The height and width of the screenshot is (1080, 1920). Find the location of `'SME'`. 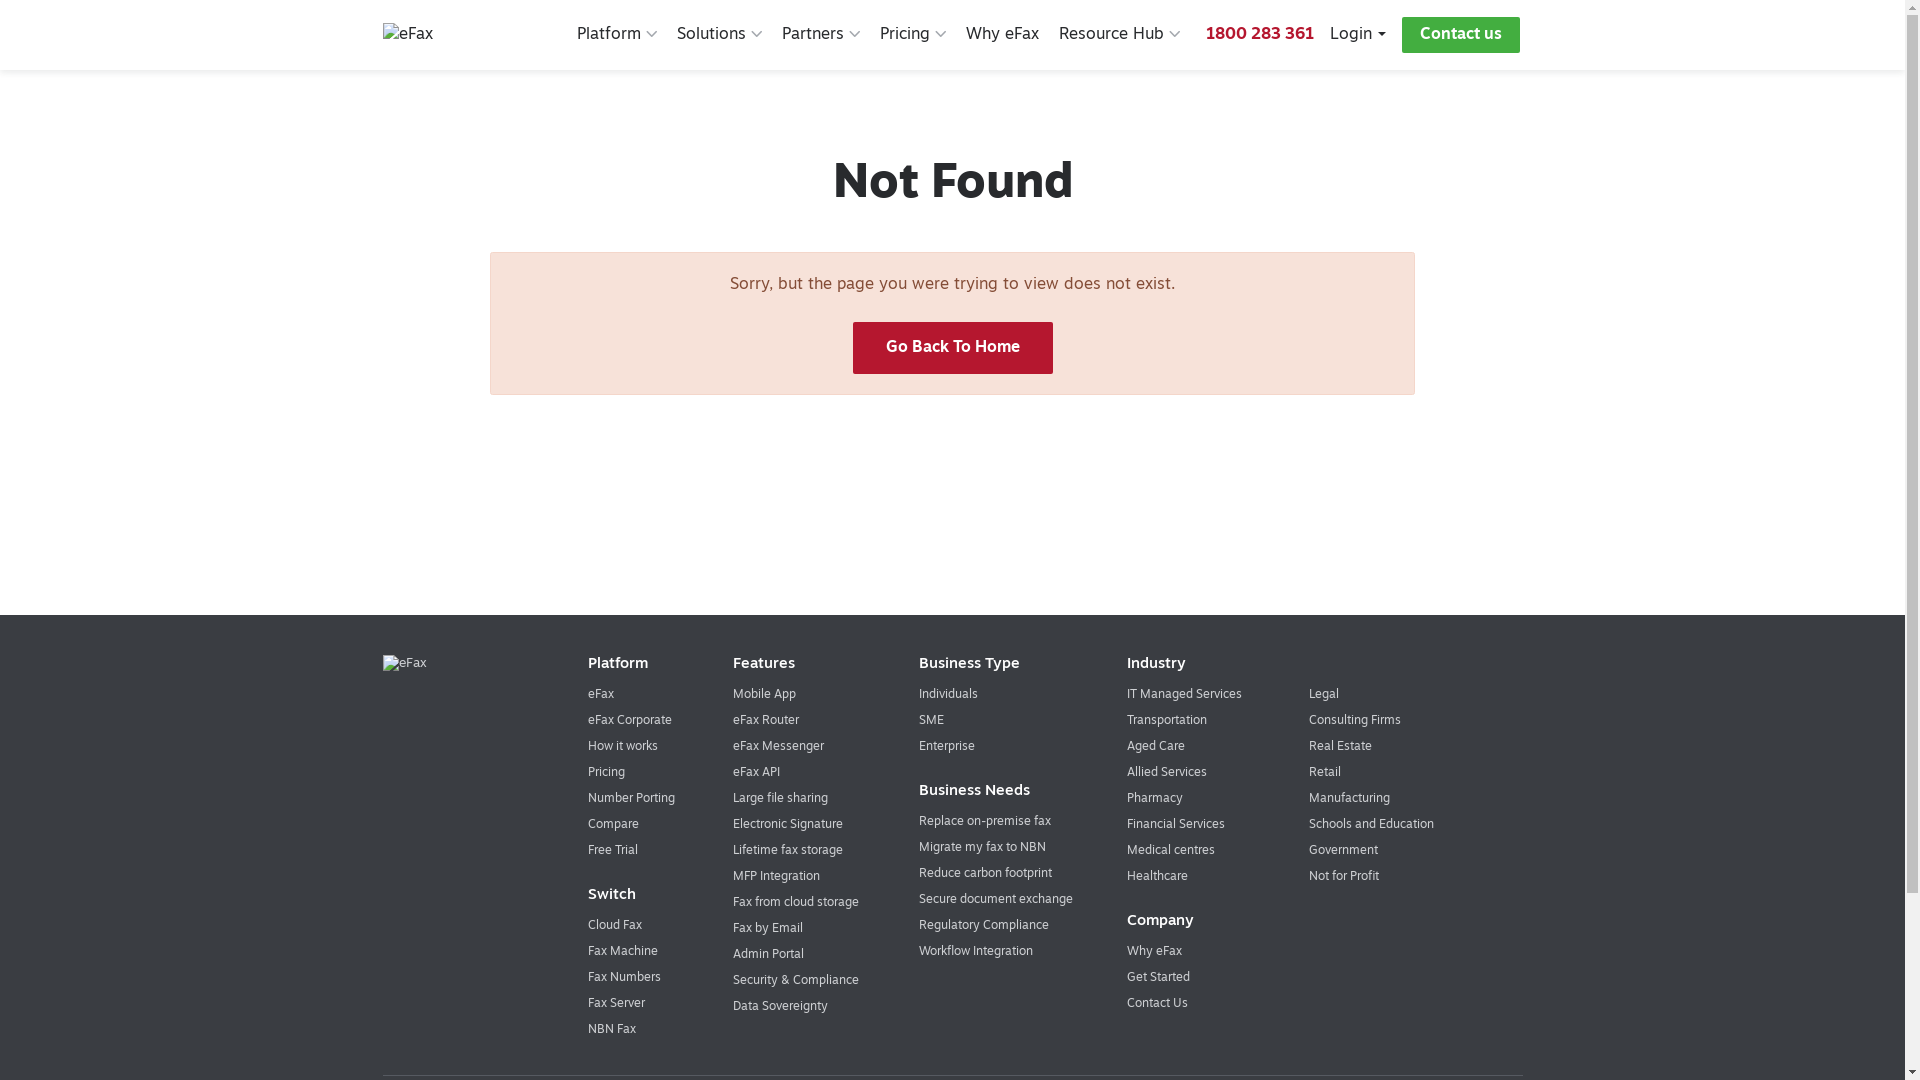

'SME' is located at coordinates (930, 721).